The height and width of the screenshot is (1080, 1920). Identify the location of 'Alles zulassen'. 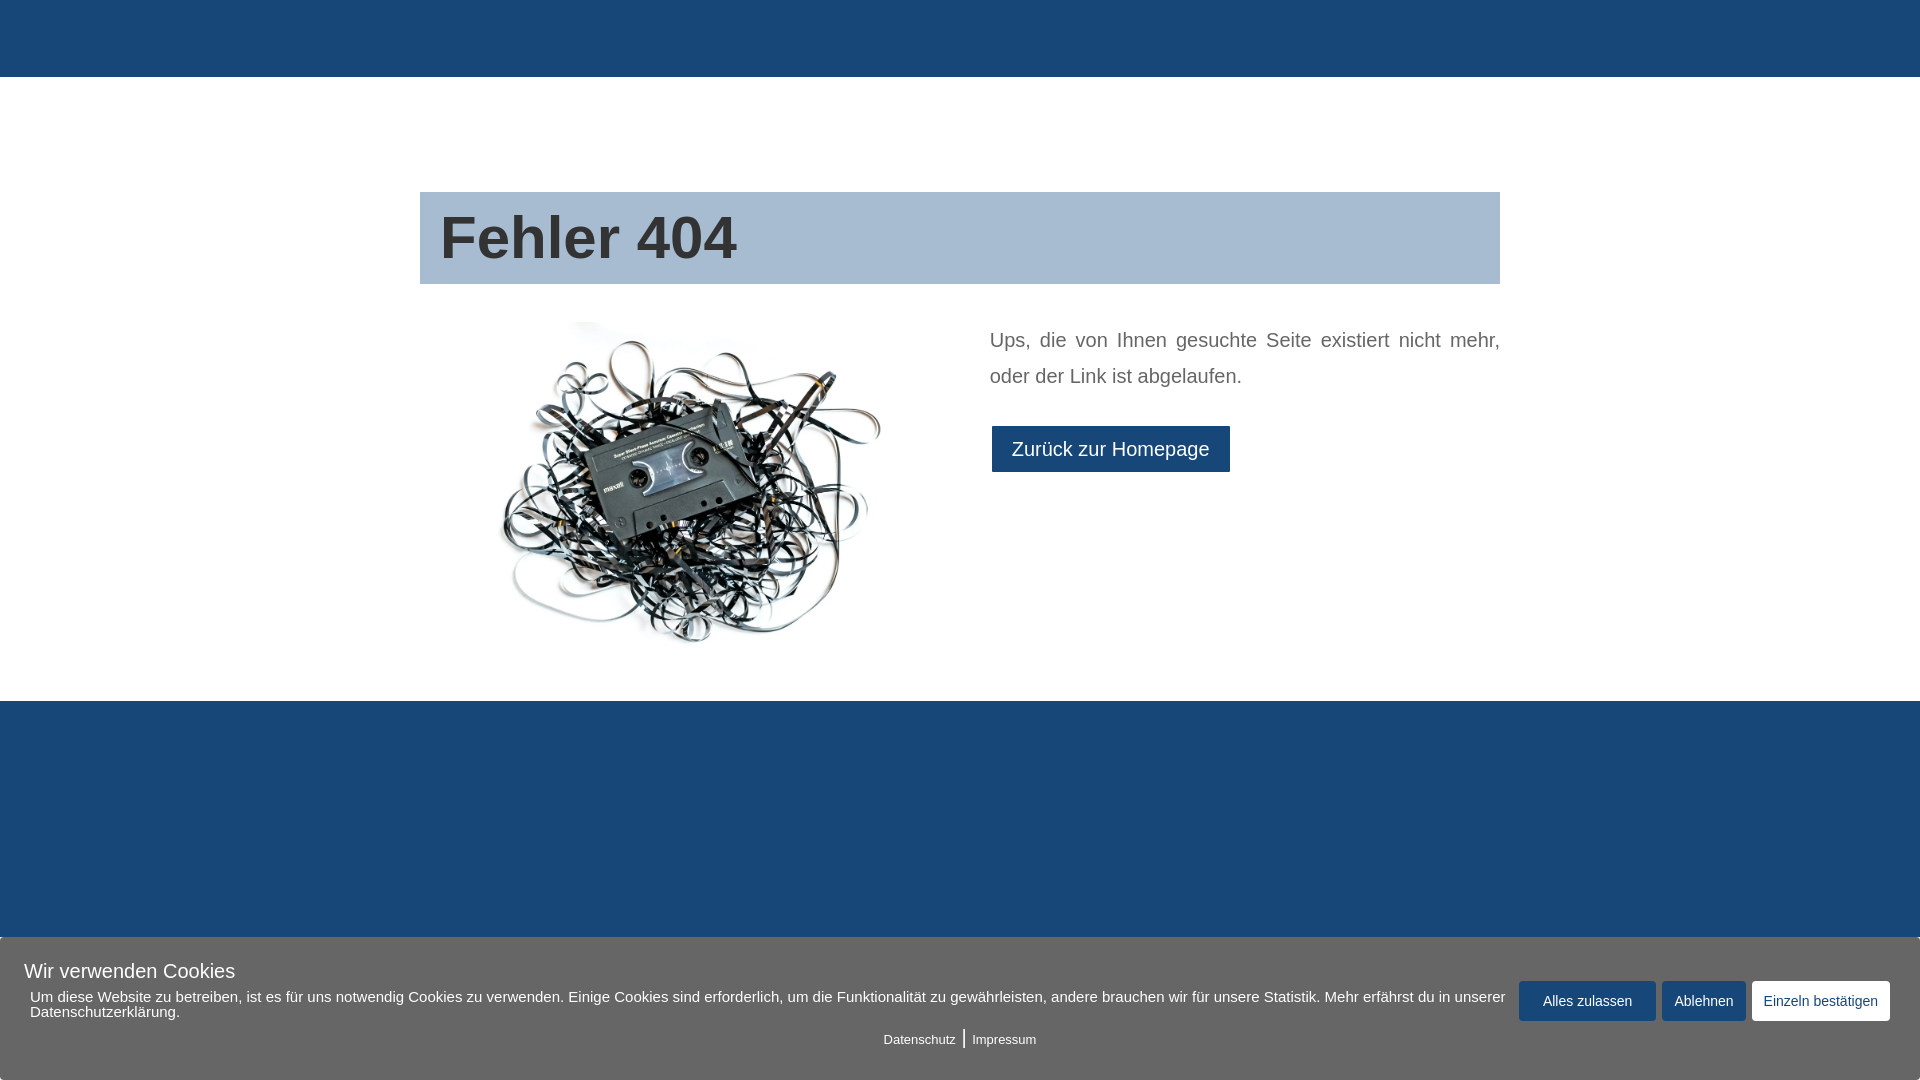
(1587, 1001).